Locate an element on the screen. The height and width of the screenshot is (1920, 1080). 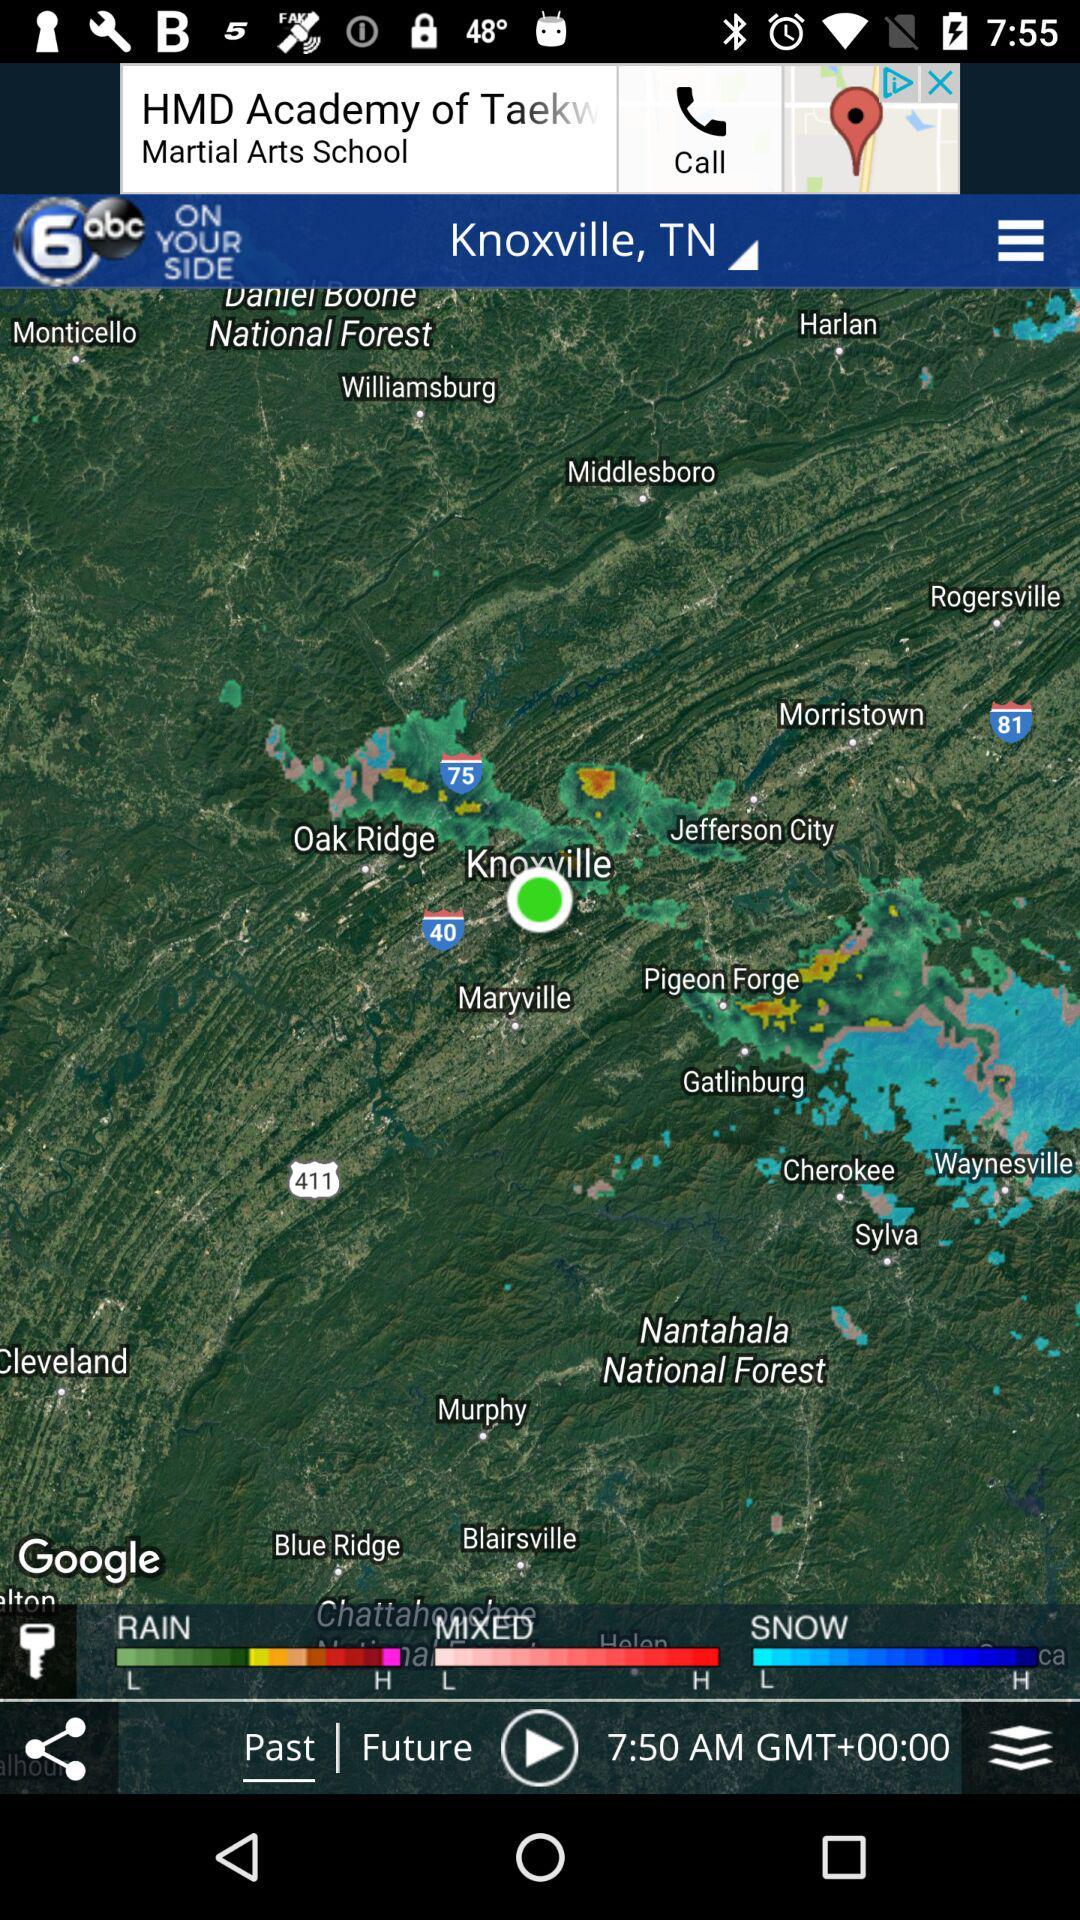
the knoxville, tn item is located at coordinates (616, 240).